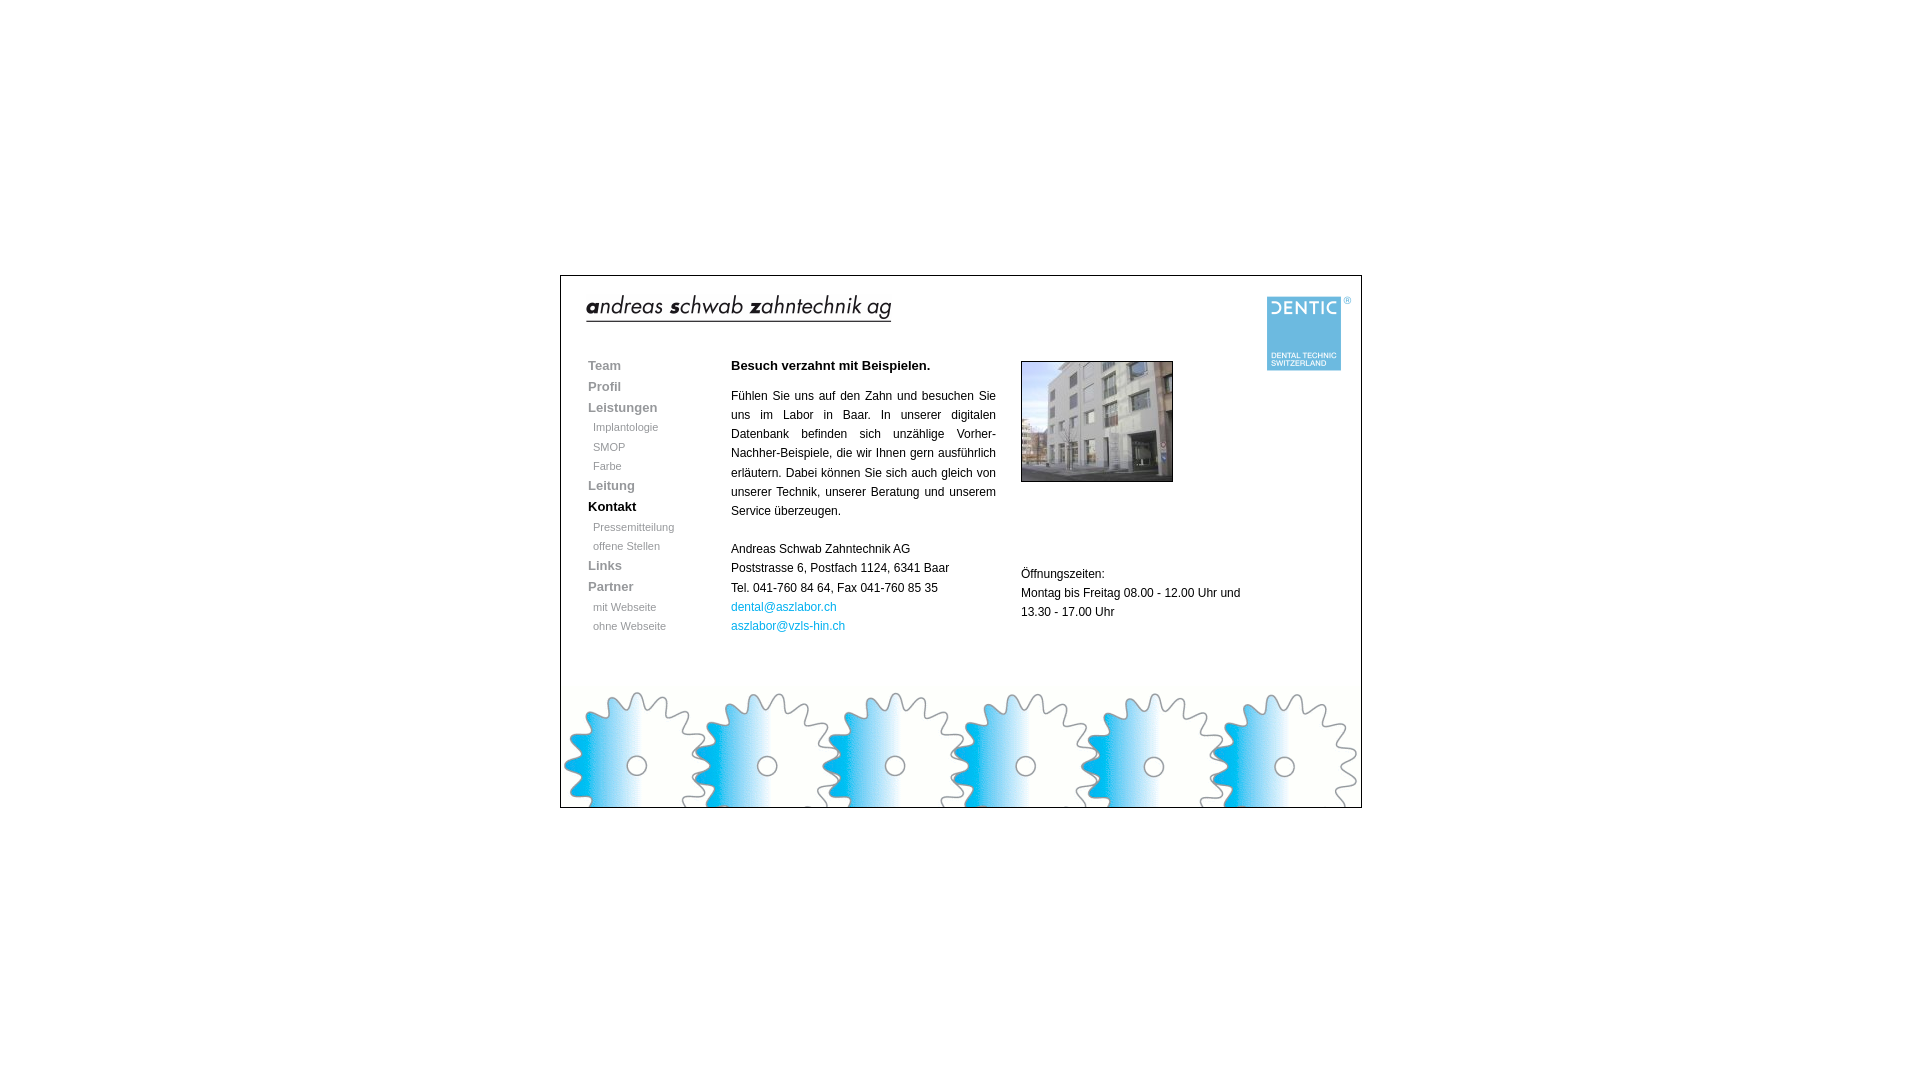 The height and width of the screenshot is (1080, 1920). I want to click on 'Pressemitteilung', so click(632, 526).